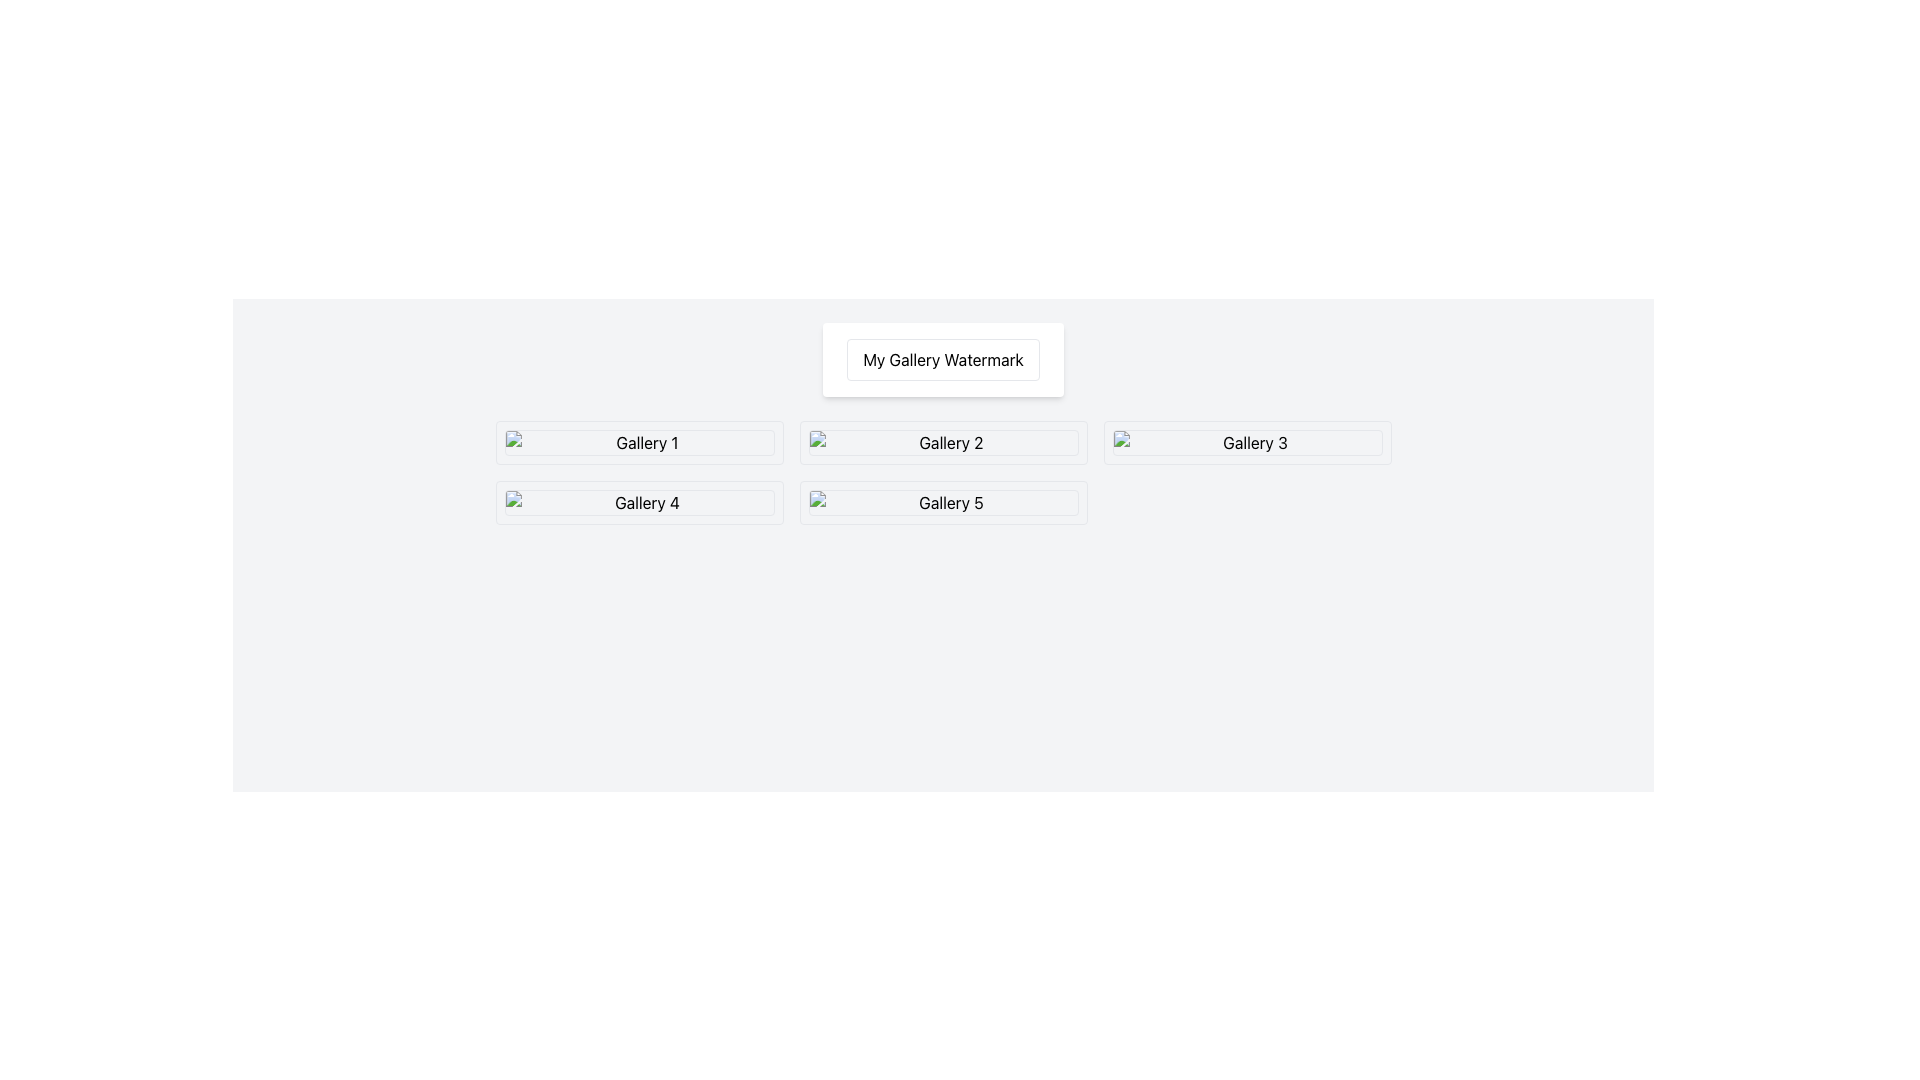  What do you see at coordinates (1246, 442) in the screenshot?
I see `the 'Gallery 3' button-like component located in the third column of the first row of the grid below 'My Gallery Watermark'` at bounding box center [1246, 442].